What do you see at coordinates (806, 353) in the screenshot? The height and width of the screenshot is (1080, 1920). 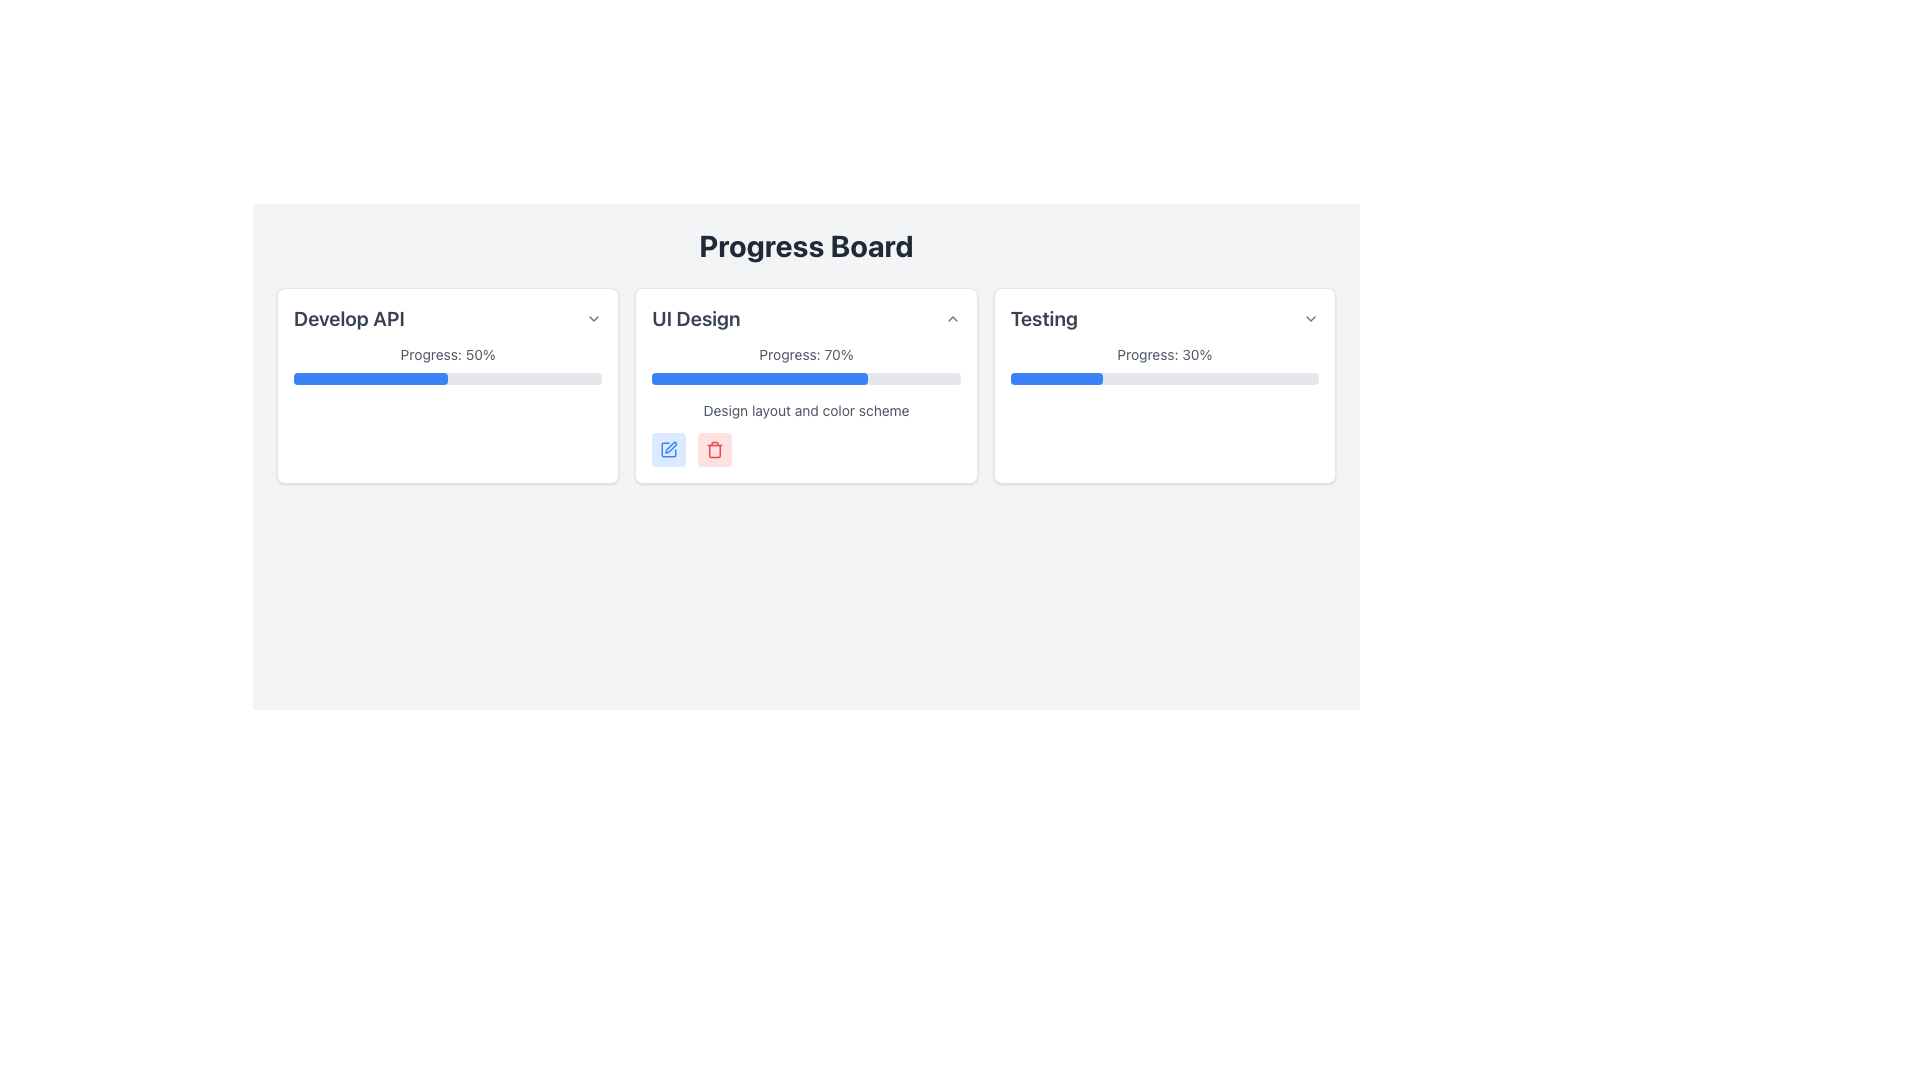 I see `the text label displaying 'Progress: 70%' within the 'UI Design' card to potentially see additional details or tooltips` at bounding box center [806, 353].